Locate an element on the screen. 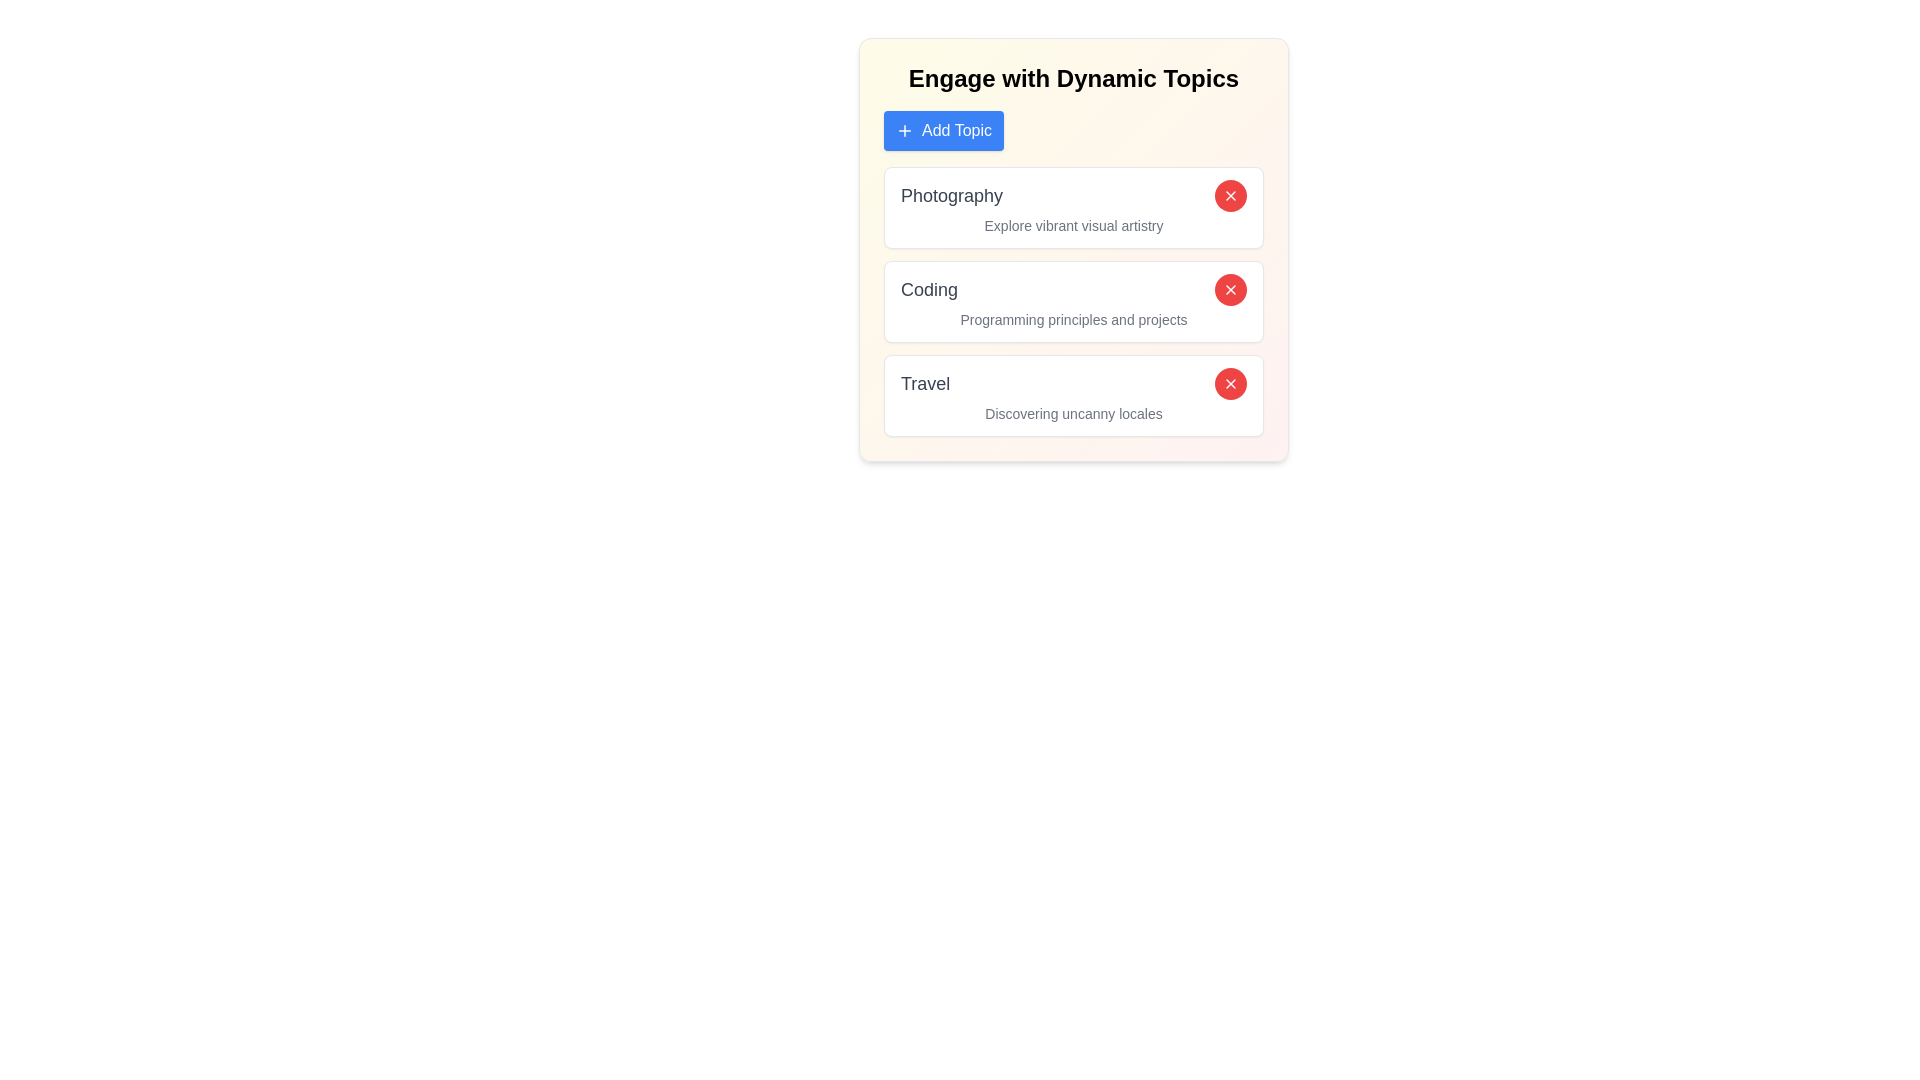  red 'X' button next to the topic labeled Photography to remove it is located at coordinates (1229, 196).